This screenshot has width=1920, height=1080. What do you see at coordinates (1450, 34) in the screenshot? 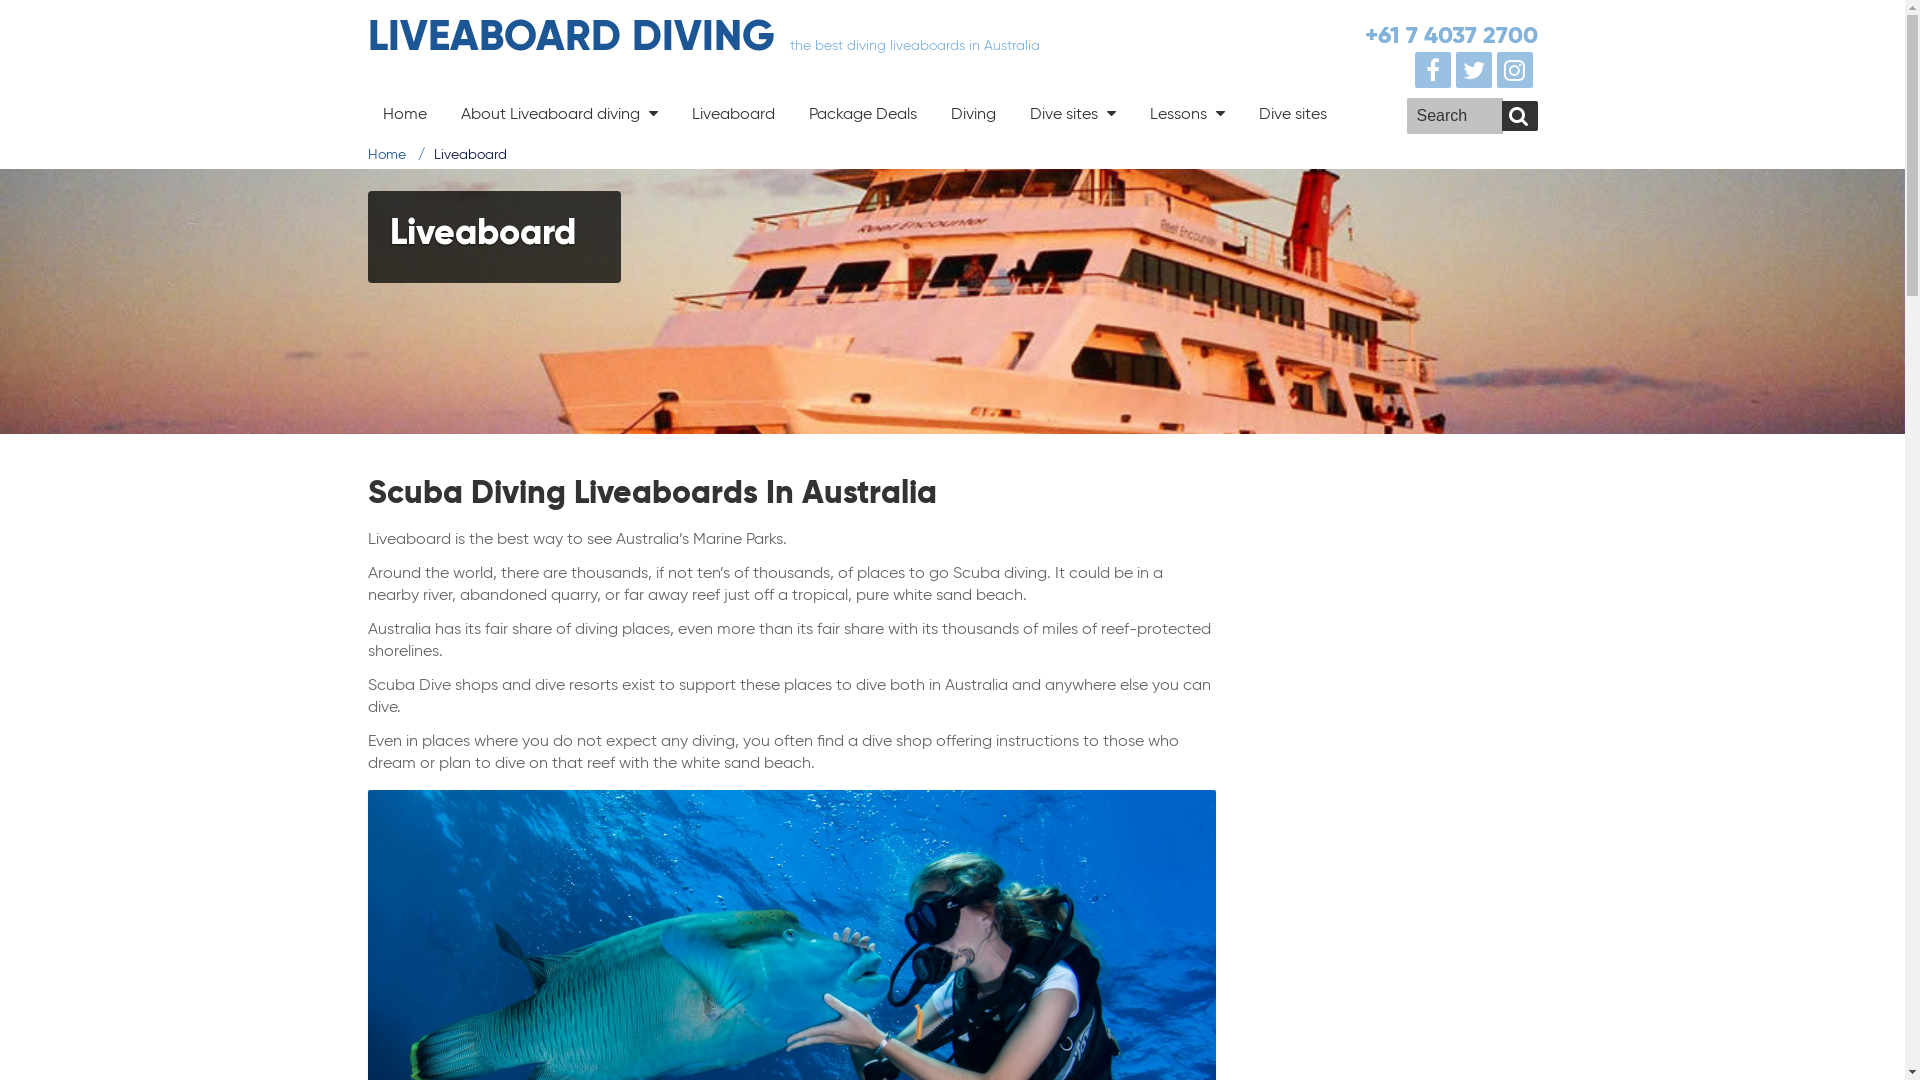
I see `'+61 7 4037 2700'` at bounding box center [1450, 34].